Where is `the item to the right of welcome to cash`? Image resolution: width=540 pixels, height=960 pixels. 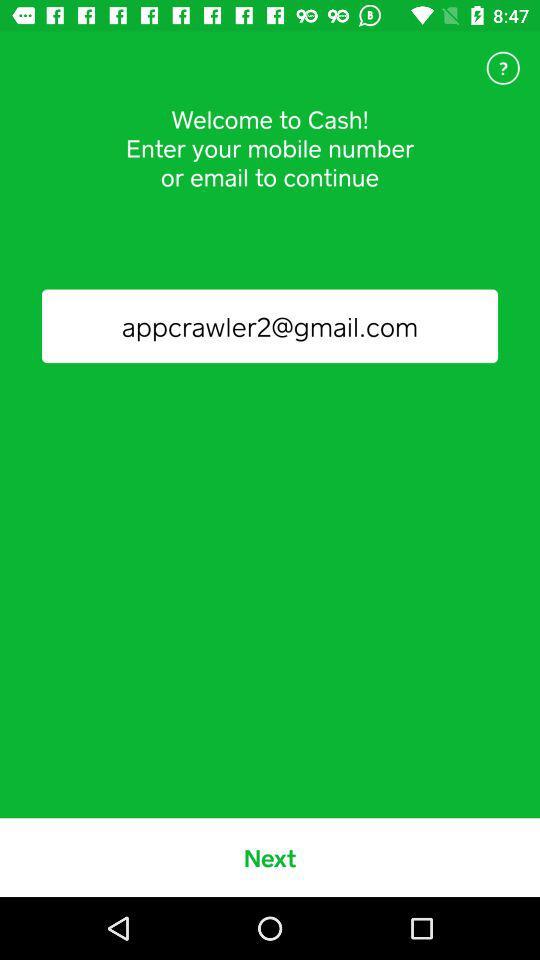
the item to the right of welcome to cash is located at coordinates (502, 68).